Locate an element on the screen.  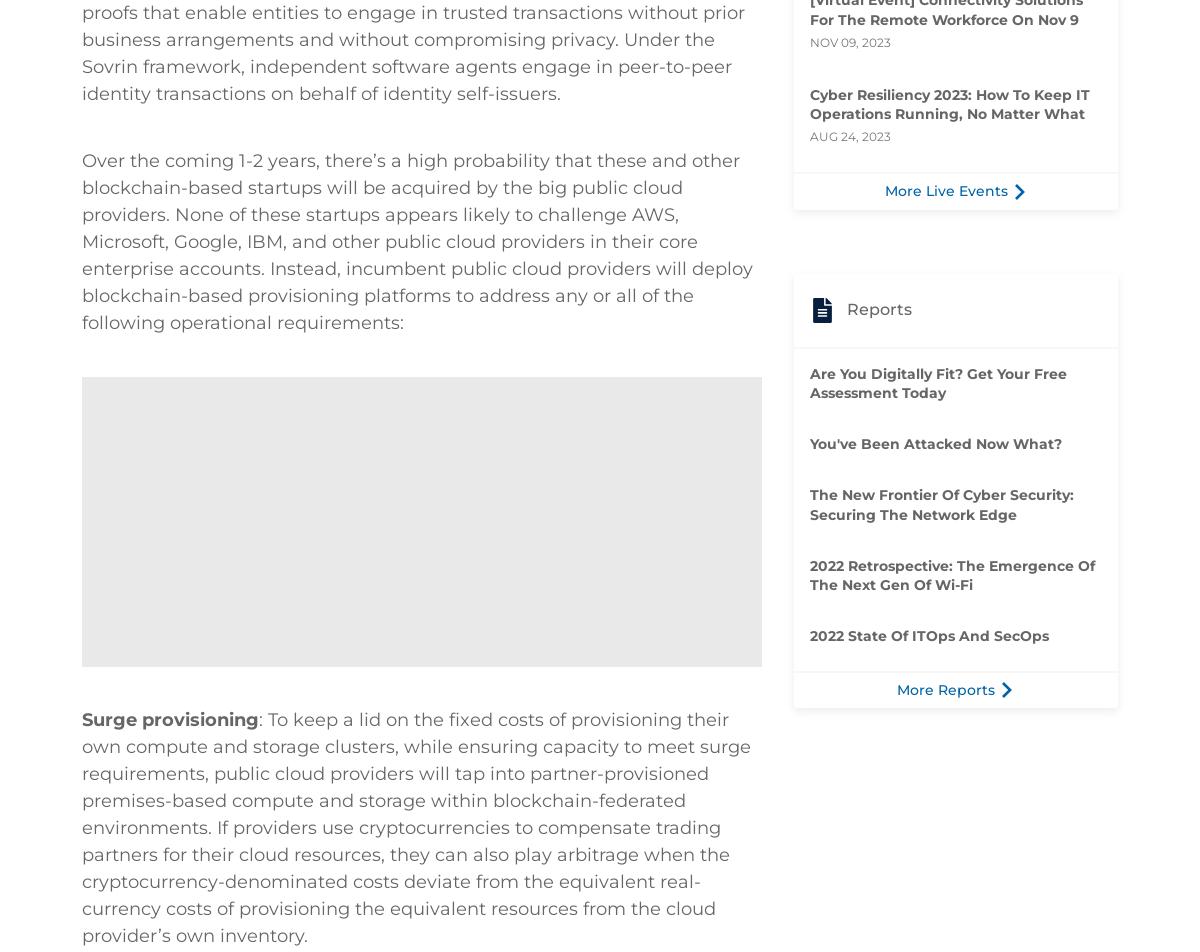
'Nov 09, 2023' is located at coordinates (849, 41).